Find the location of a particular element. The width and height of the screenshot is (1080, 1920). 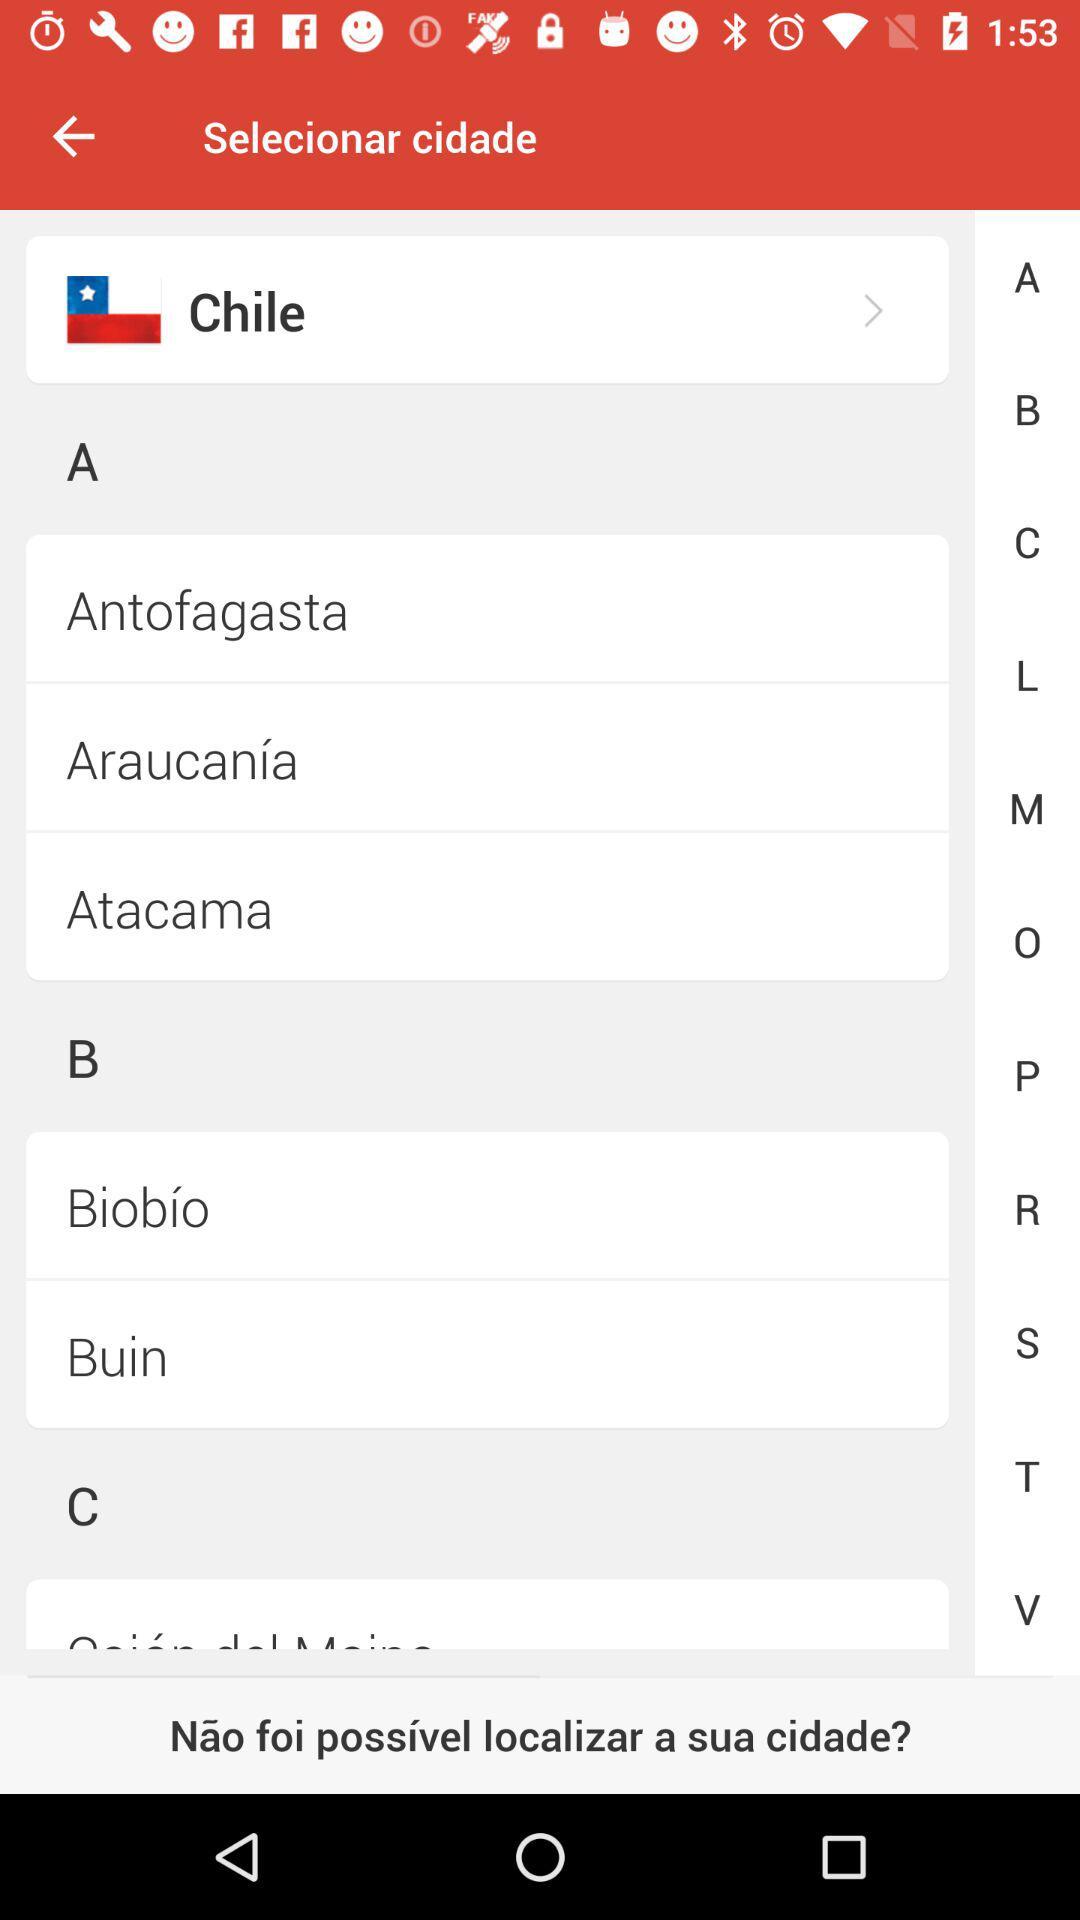

the icon to the left of r is located at coordinates (487, 1355).